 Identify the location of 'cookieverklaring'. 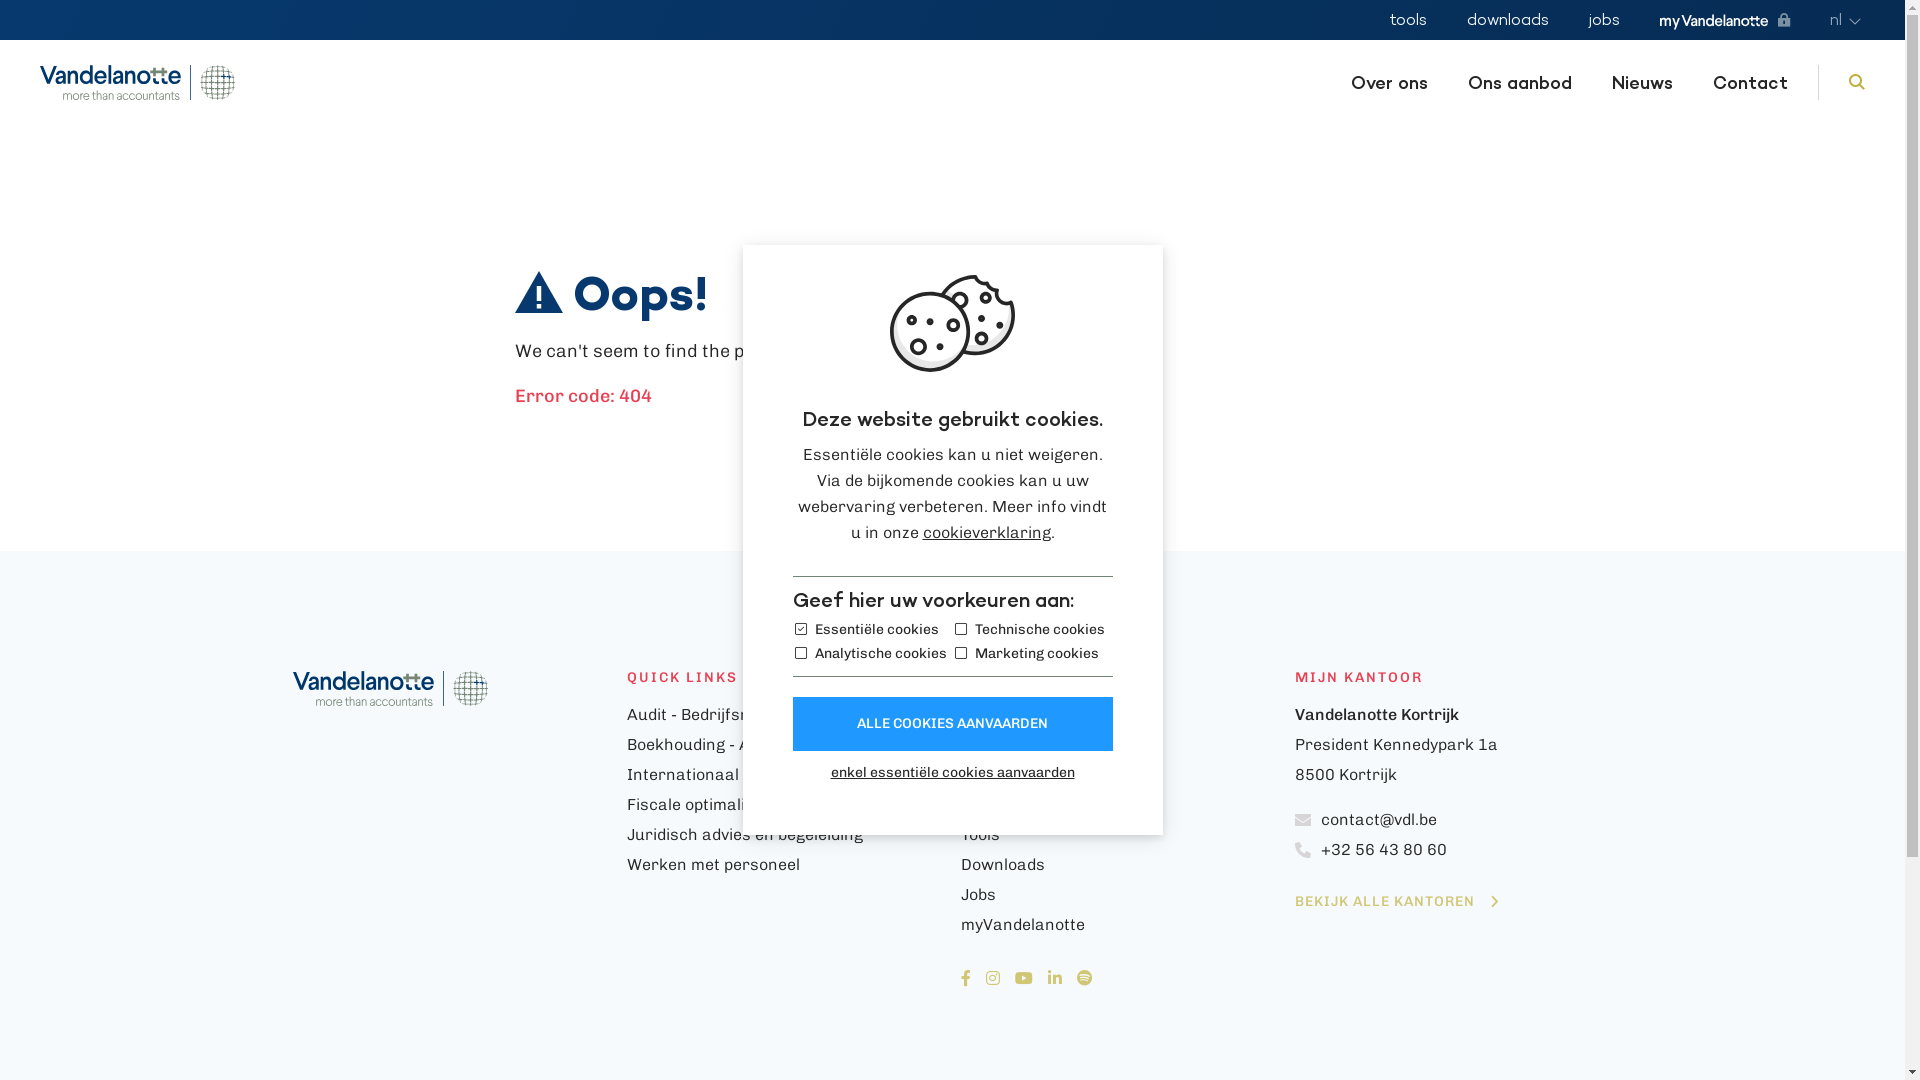
(985, 531).